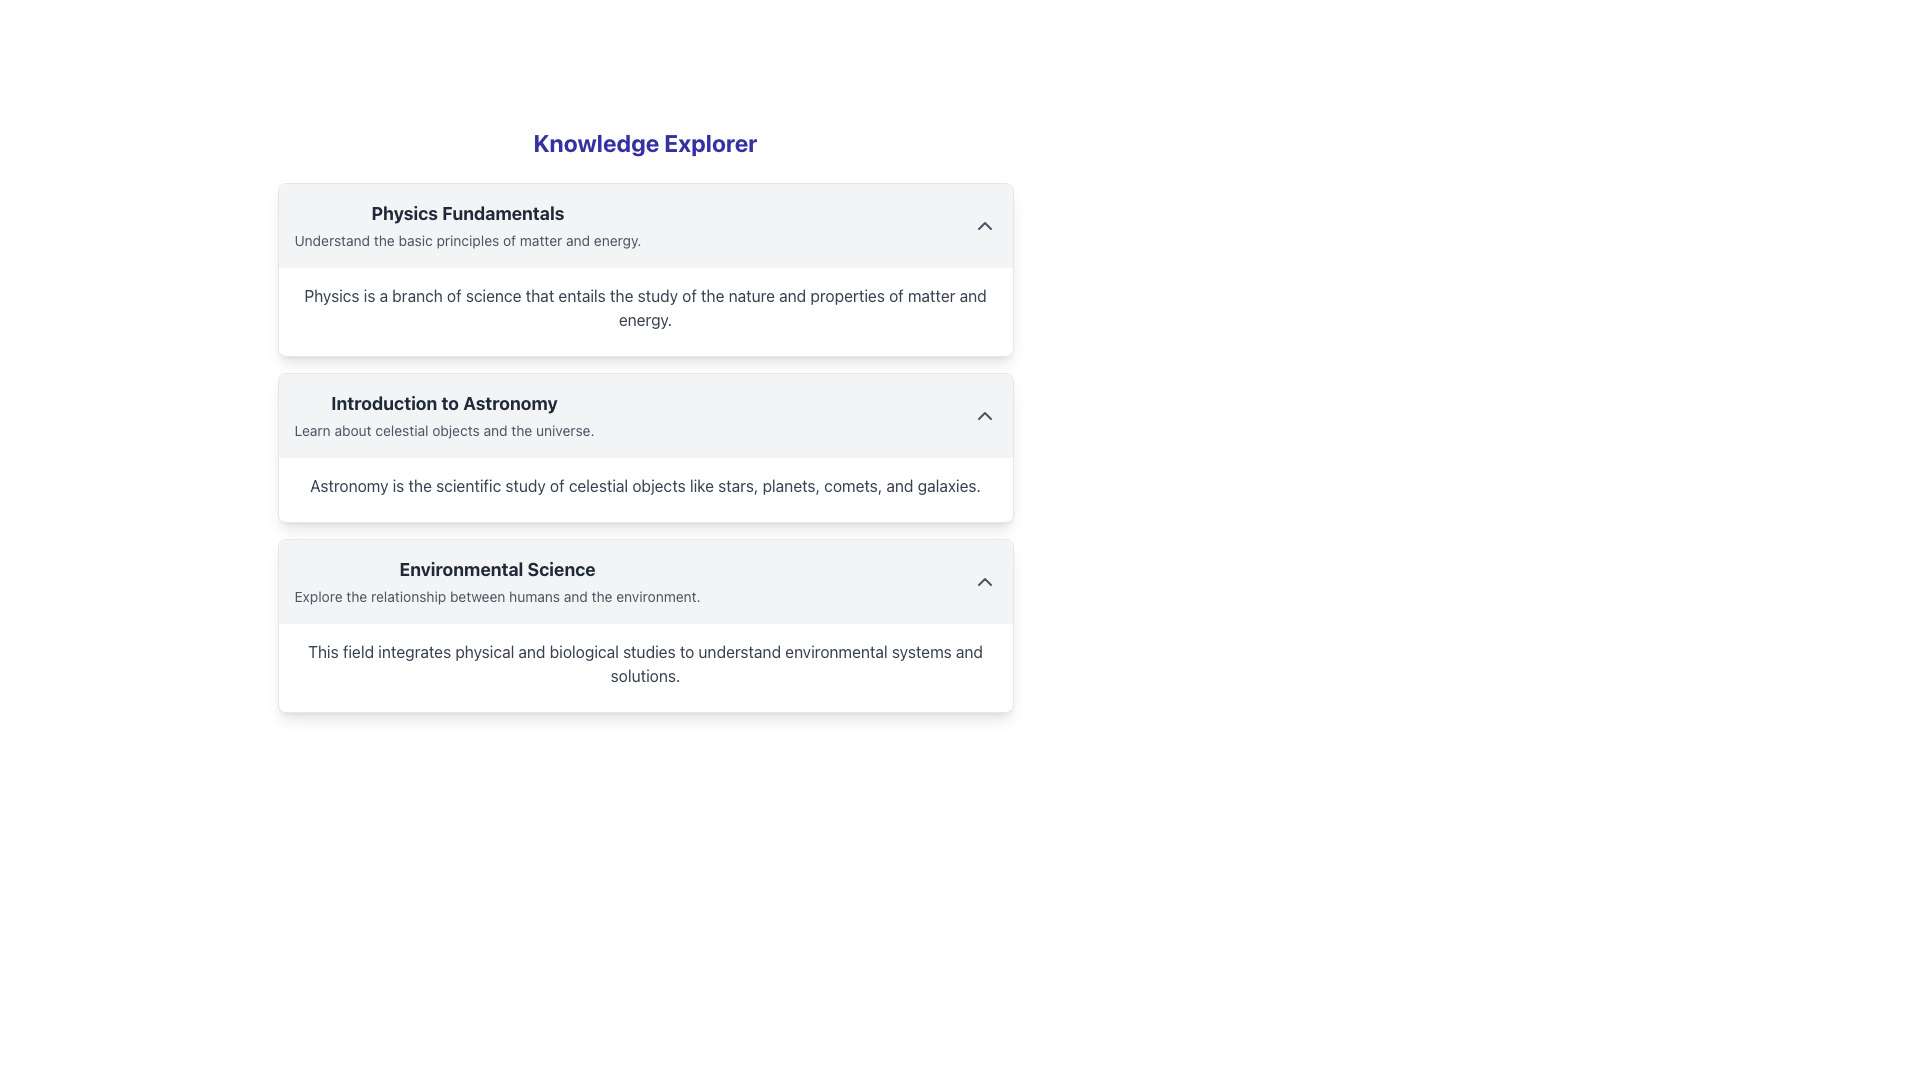 The image size is (1920, 1080). I want to click on the title within the first section of the vertically stacked list, so click(466, 225).